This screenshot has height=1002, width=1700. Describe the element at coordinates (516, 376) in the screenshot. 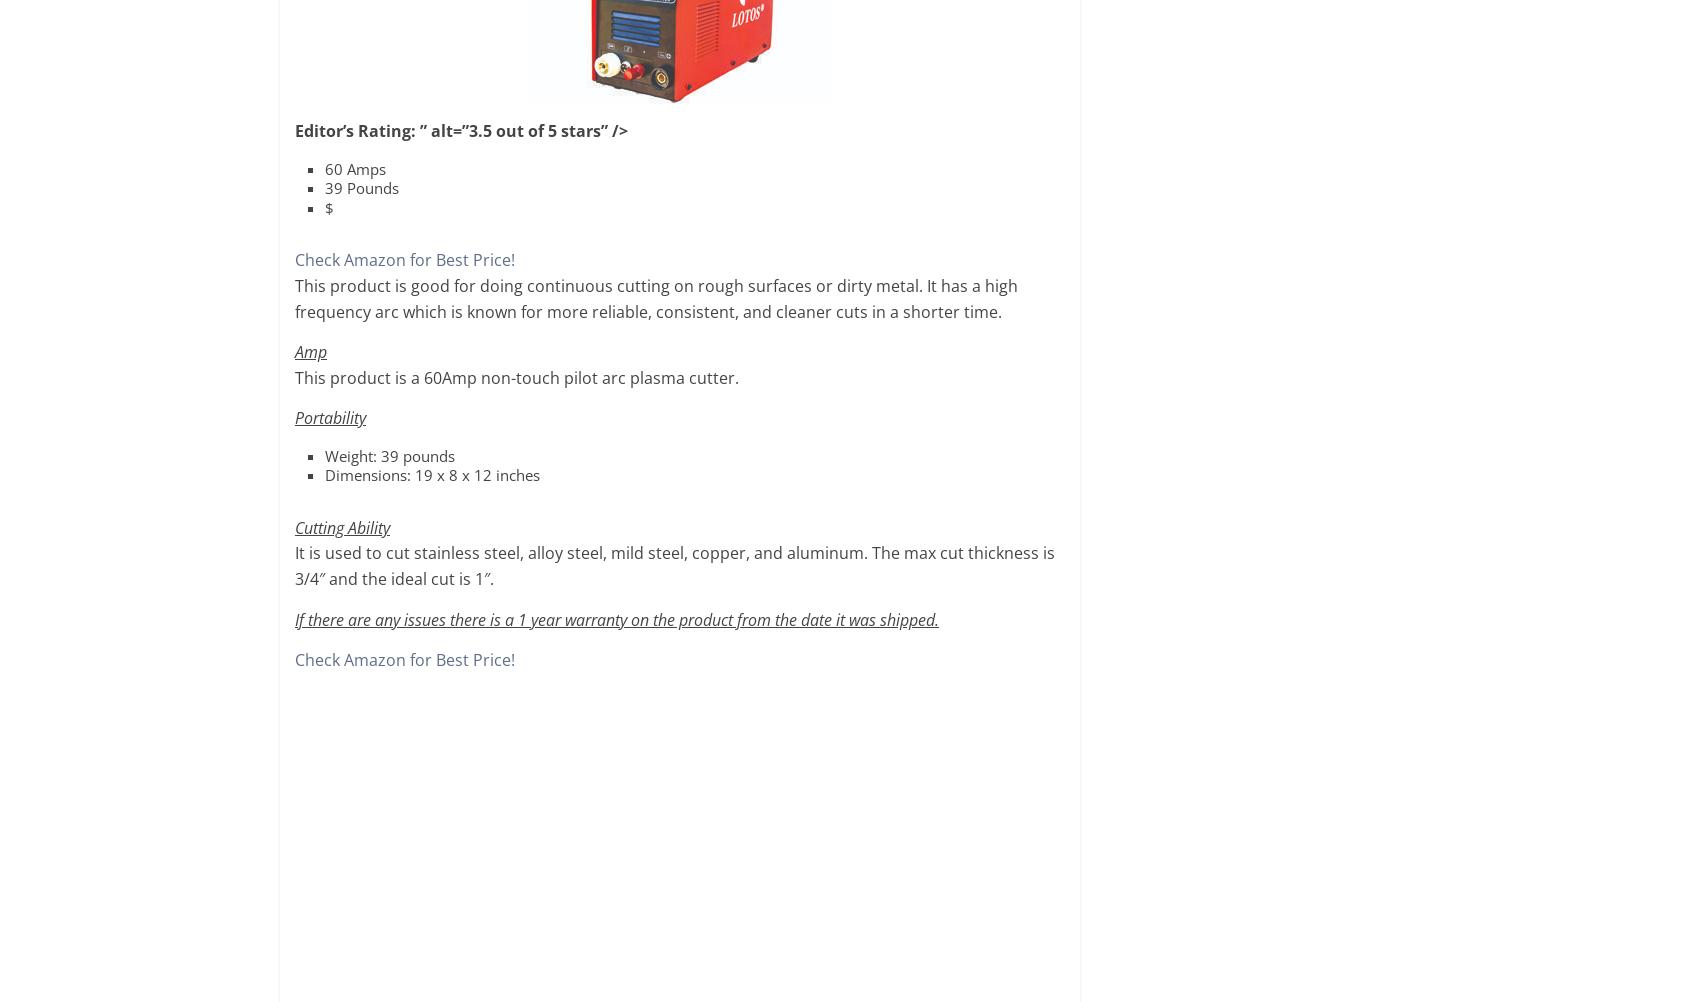

I see `'This product is a 60Amp non-touch pilot arc plasma cutter.'` at that location.